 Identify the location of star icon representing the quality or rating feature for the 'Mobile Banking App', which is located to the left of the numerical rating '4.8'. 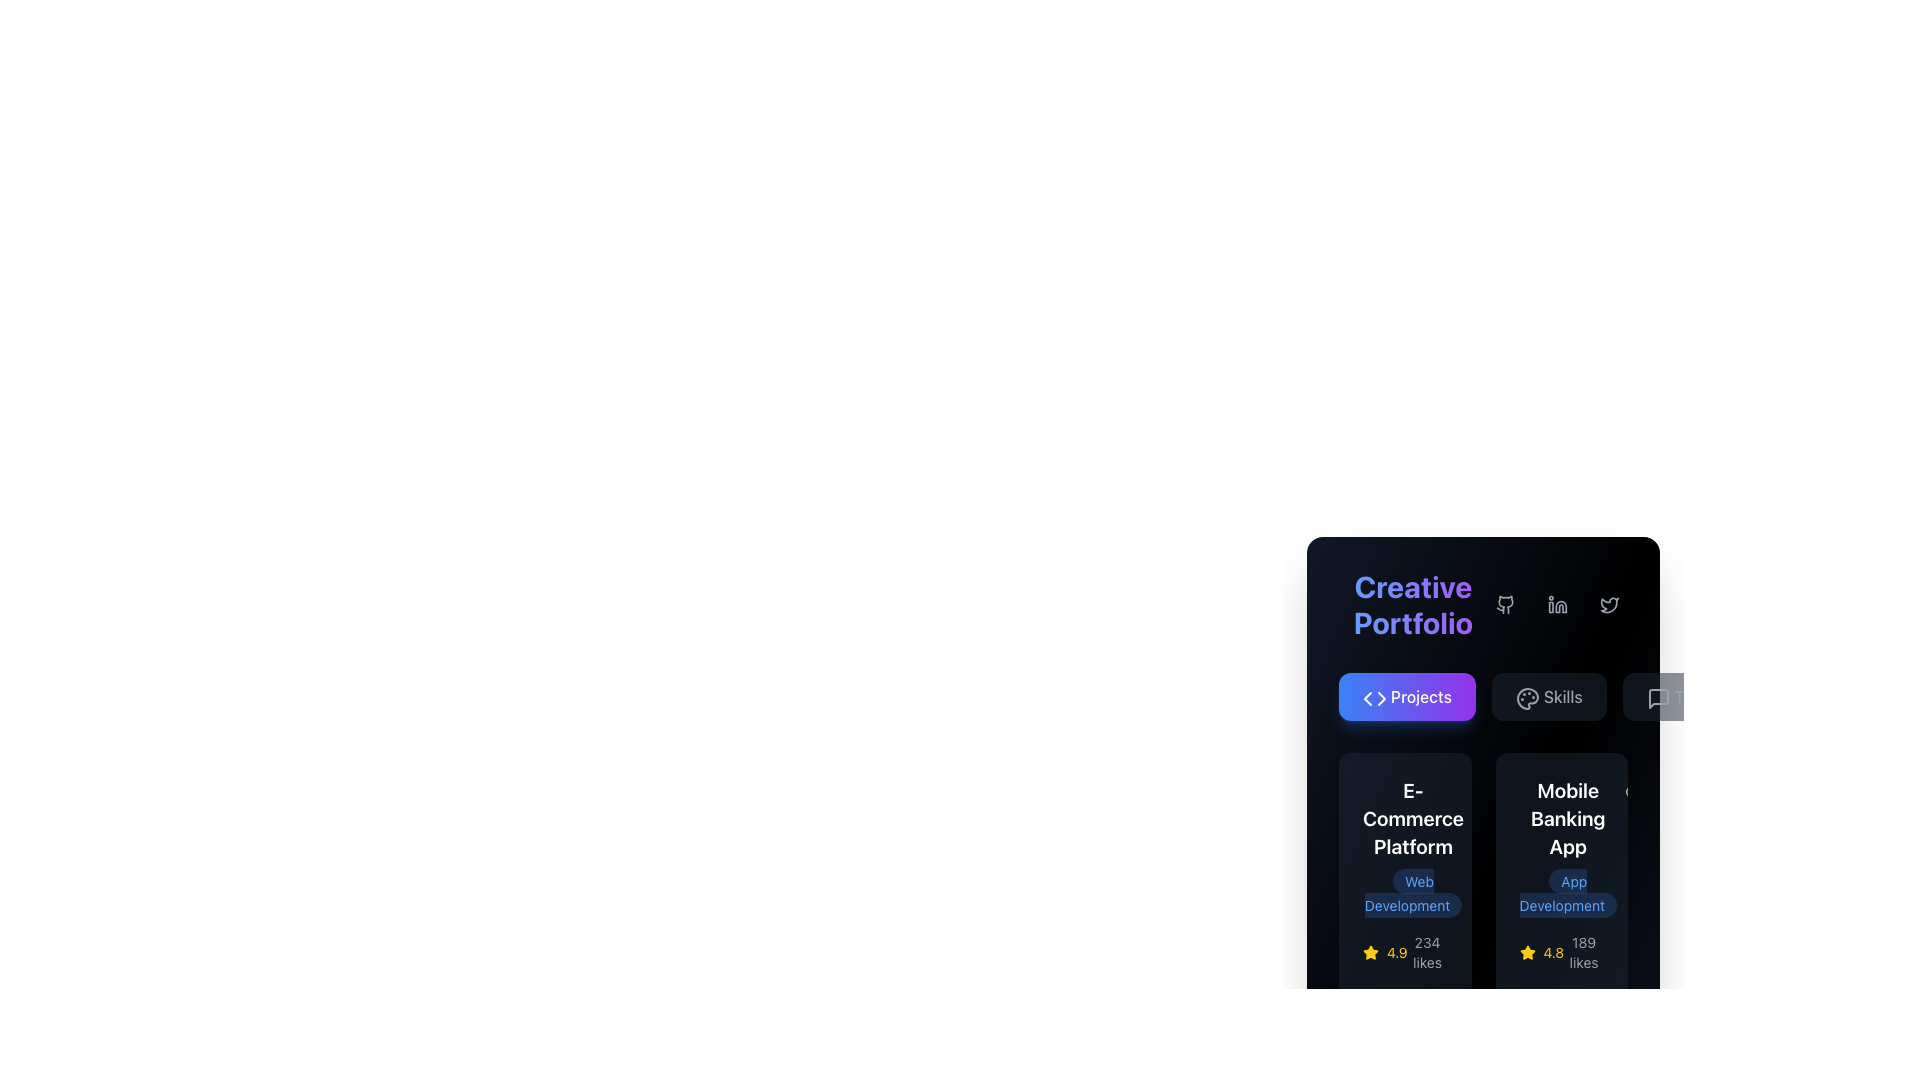
(1526, 951).